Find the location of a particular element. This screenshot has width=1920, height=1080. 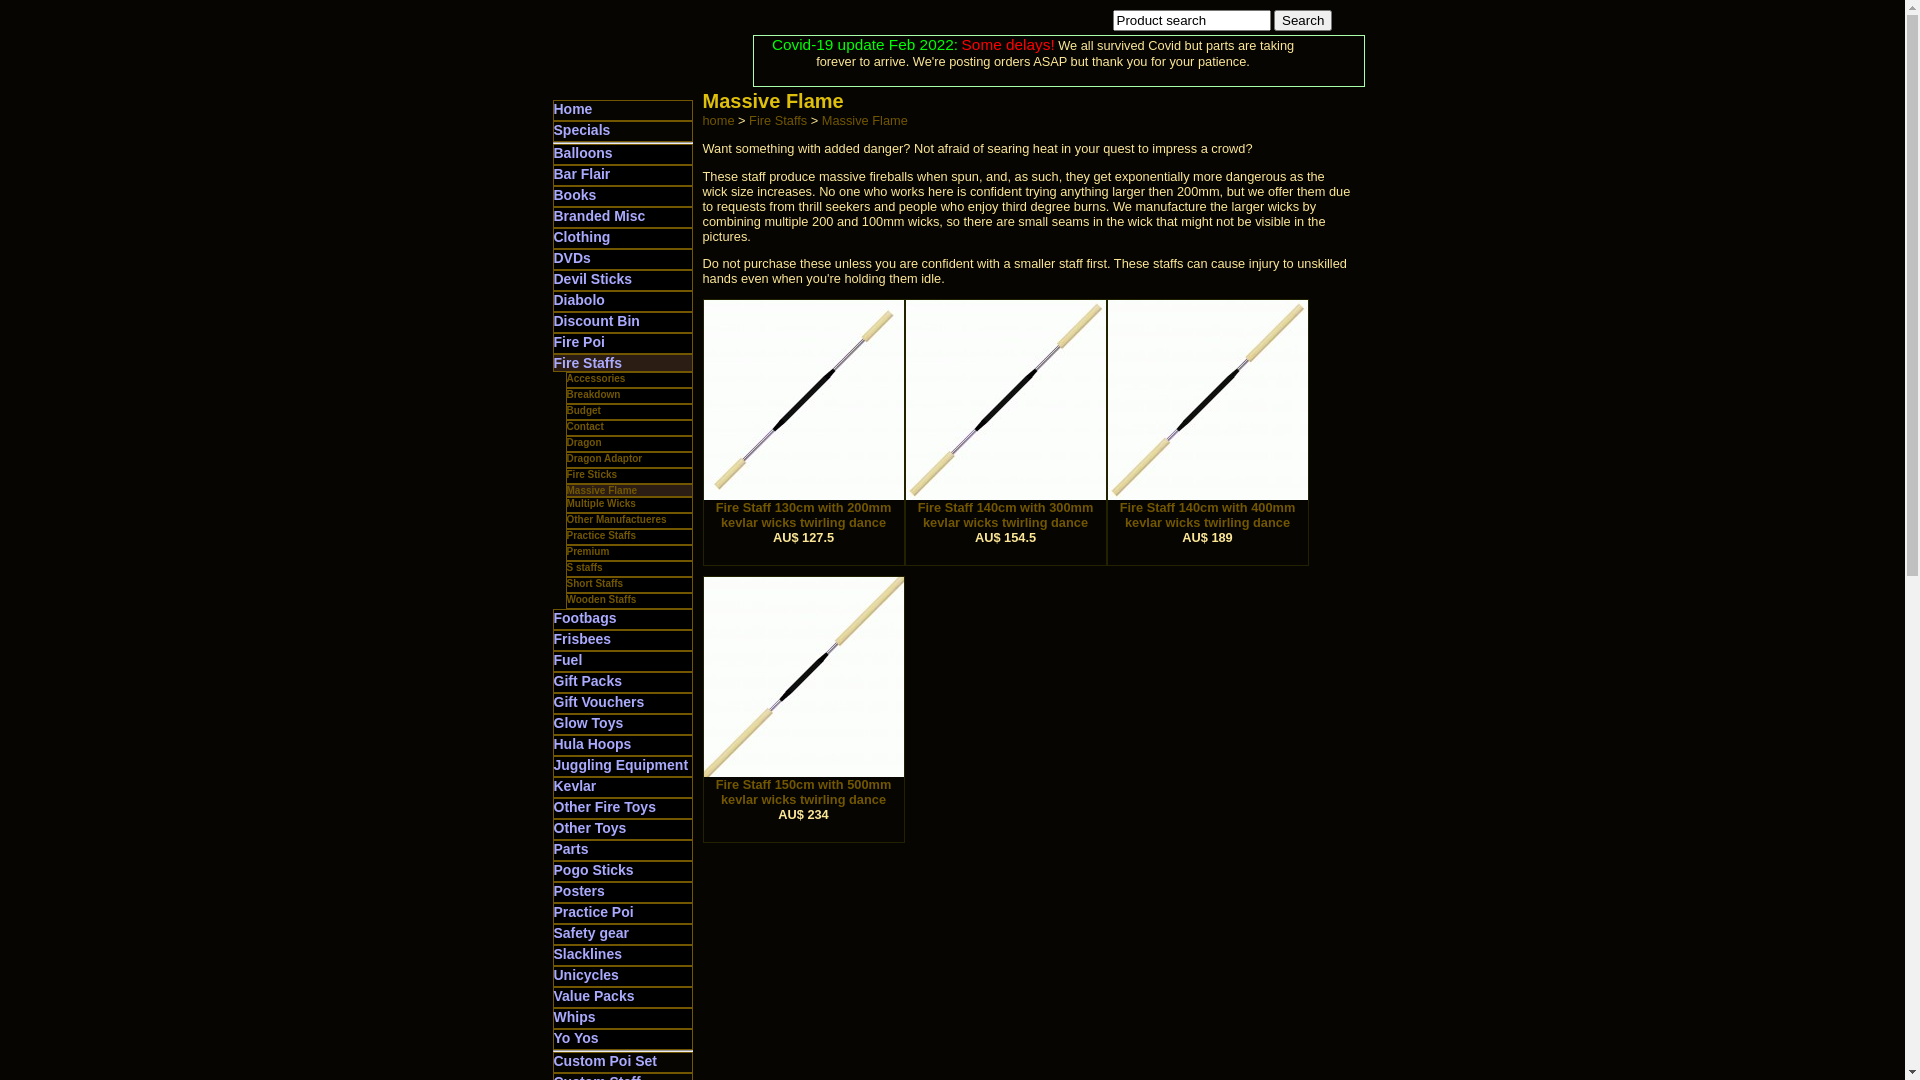

'Clothing' is located at coordinates (581, 235).